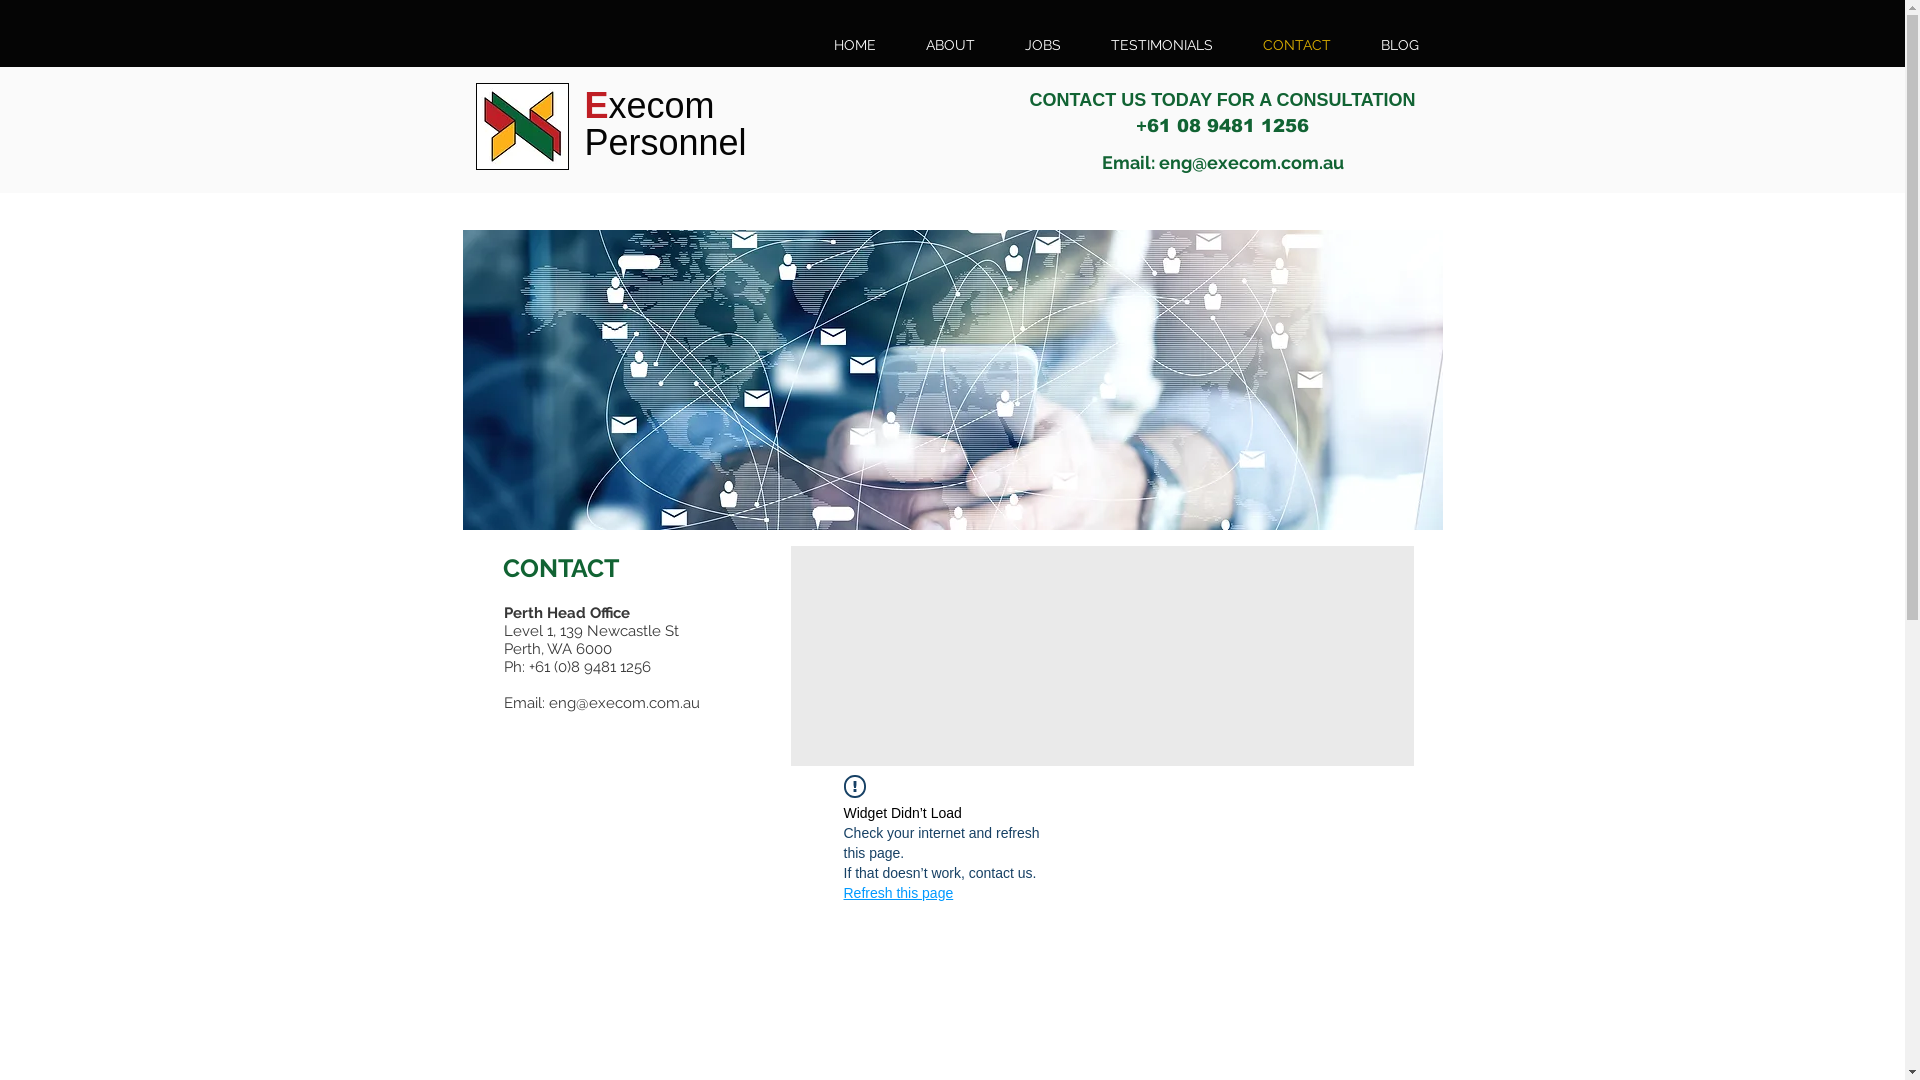  What do you see at coordinates (1161, 45) in the screenshot?
I see `'TESTIMONIALS'` at bounding box center [1161, 45].